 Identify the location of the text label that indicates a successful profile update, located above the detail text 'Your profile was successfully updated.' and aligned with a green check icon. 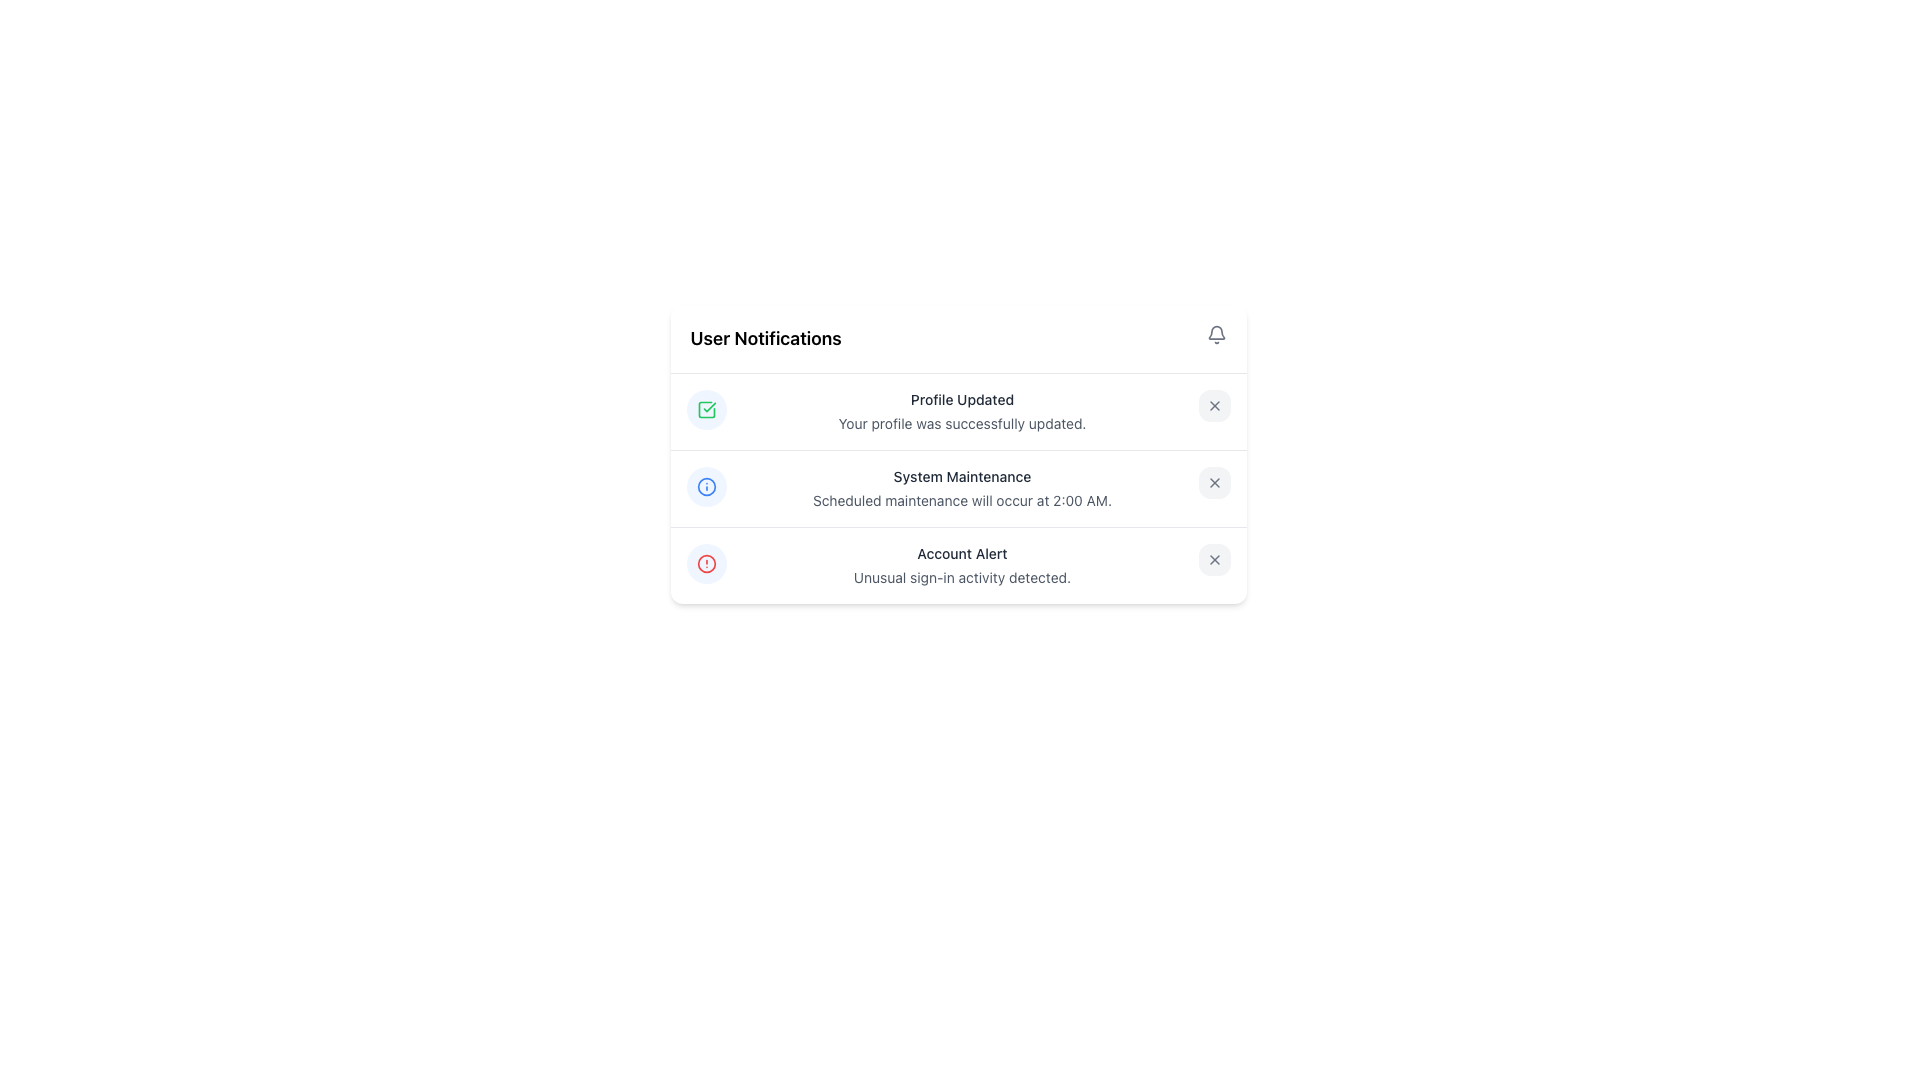
(962, 400).